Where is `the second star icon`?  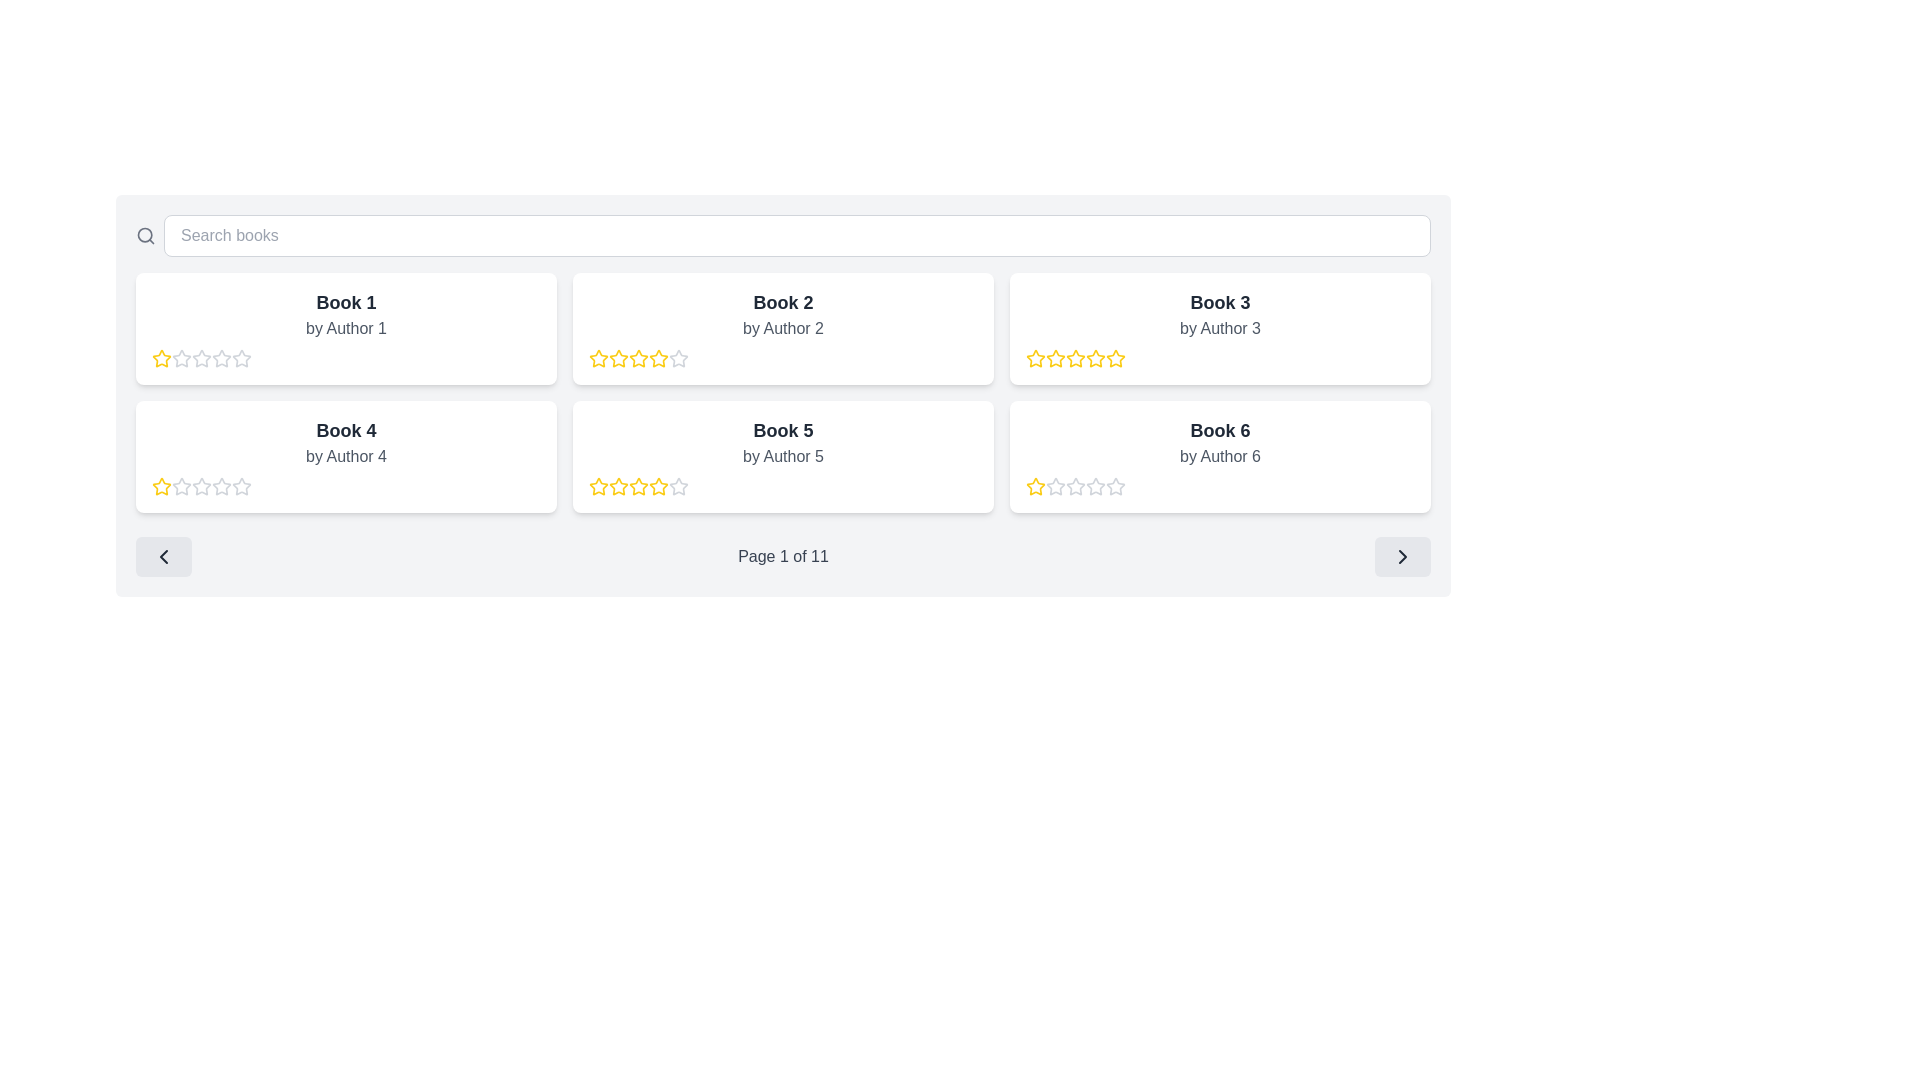 the second star icon is located at coordinates (201, 486).